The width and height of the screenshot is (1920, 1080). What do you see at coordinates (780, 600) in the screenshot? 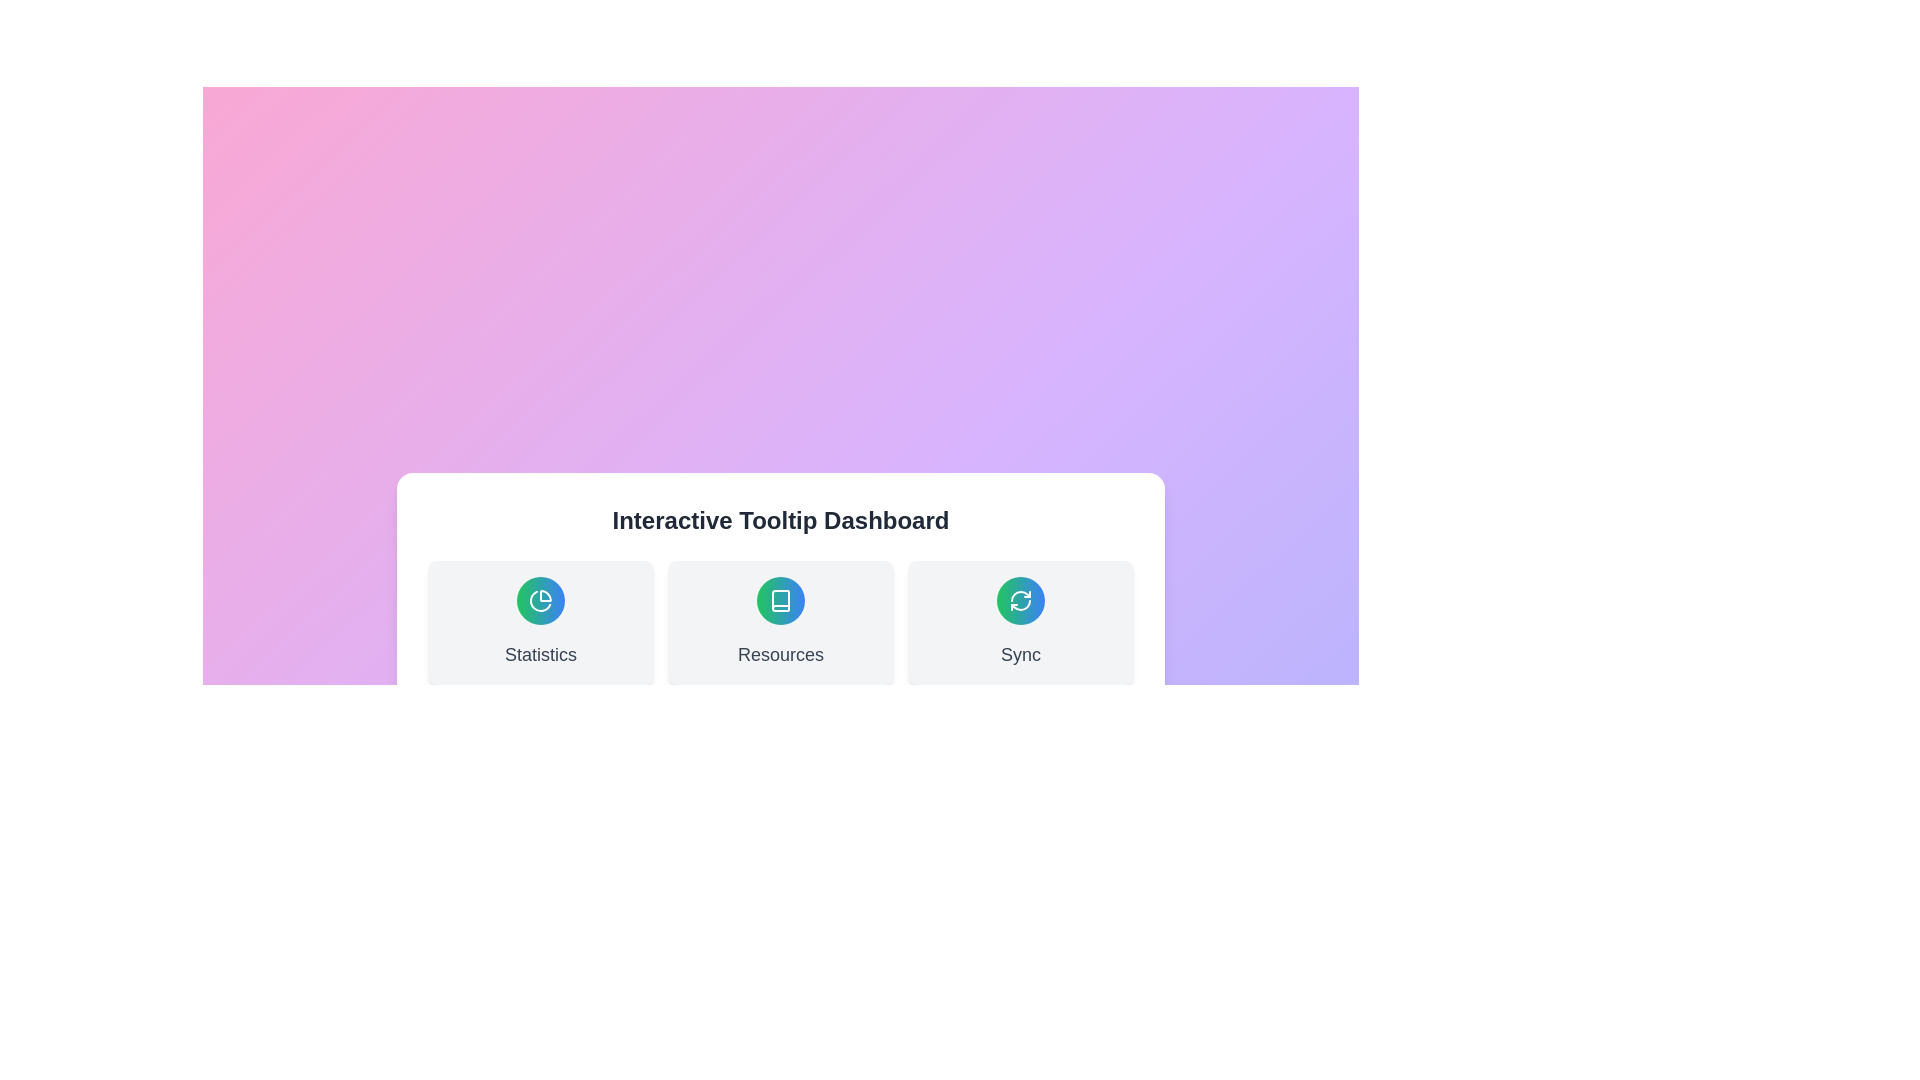
I see `the 'Resources' icon located at the center of the middle card in the 'Interactive Tooltip Dashboard.'` at bounding box center [780, 600].